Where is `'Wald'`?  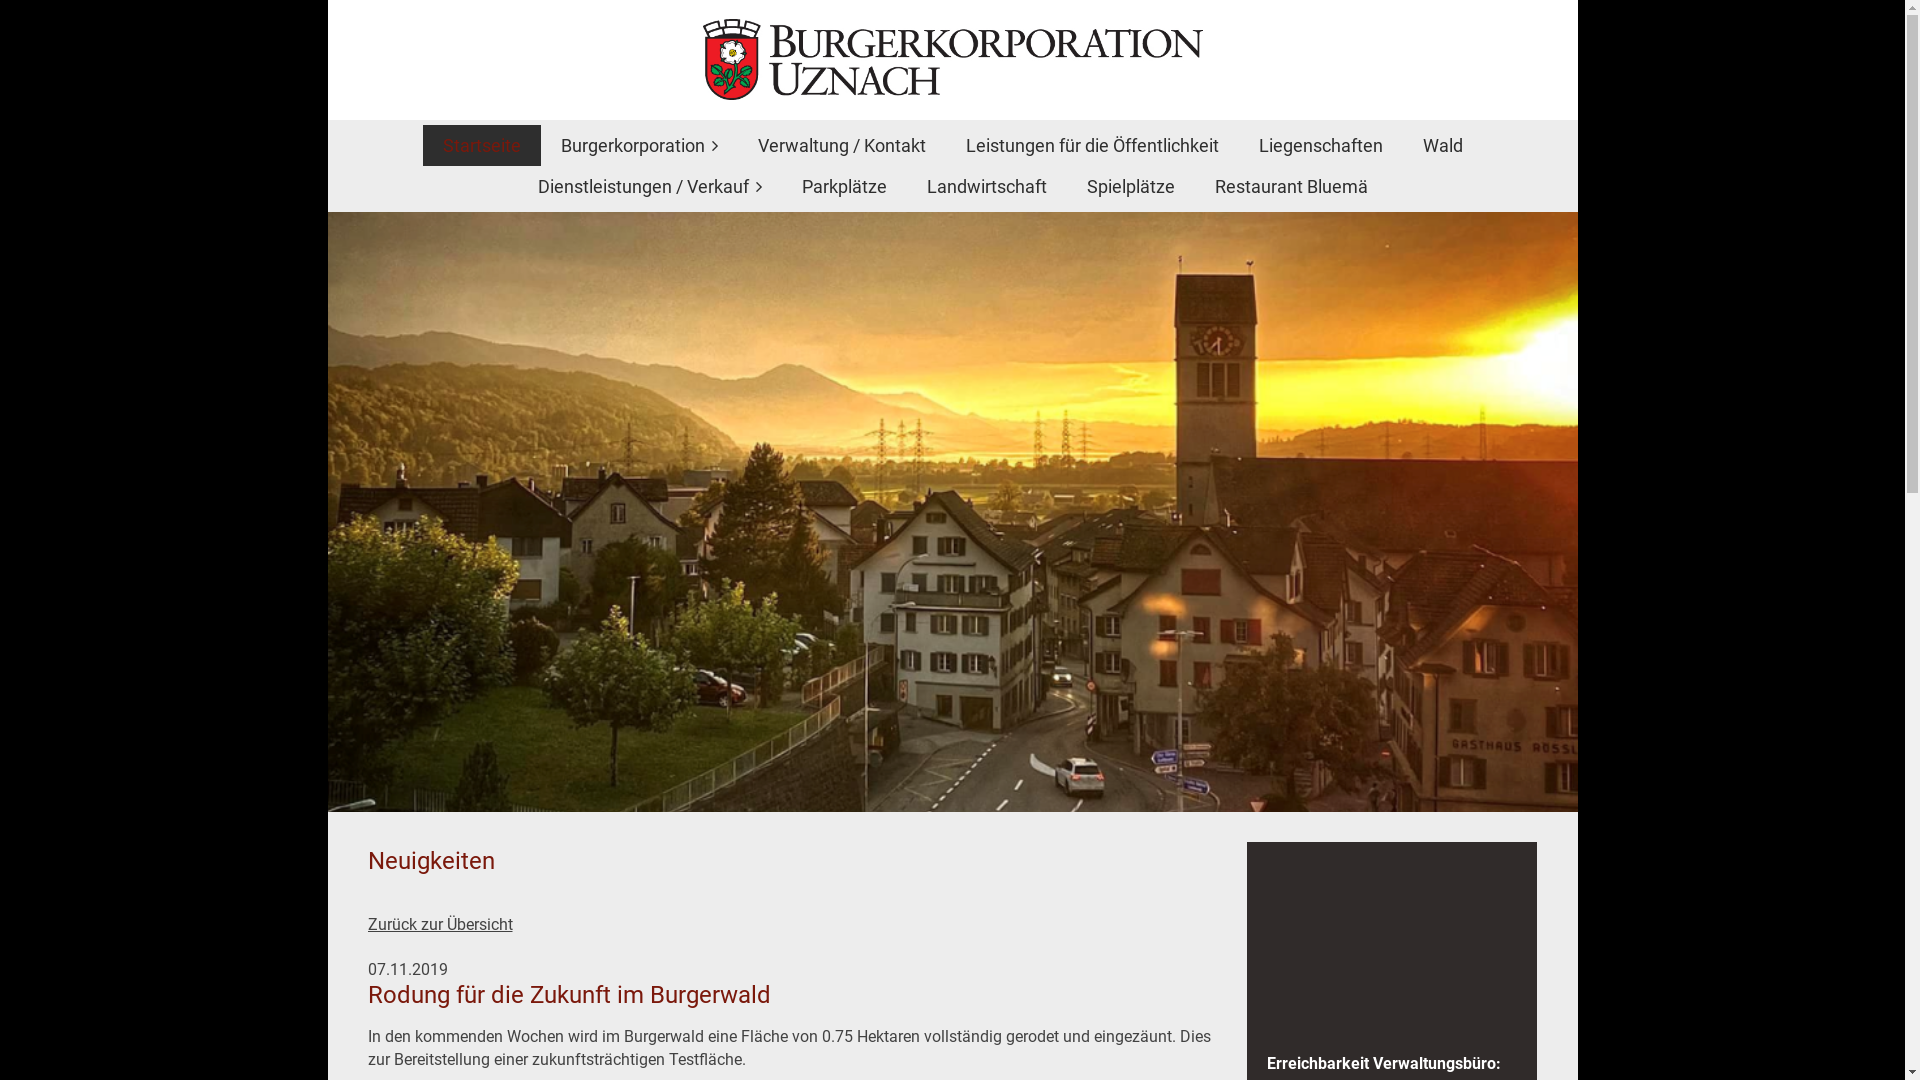 'Wald' is located at coordinates (1441, 144).